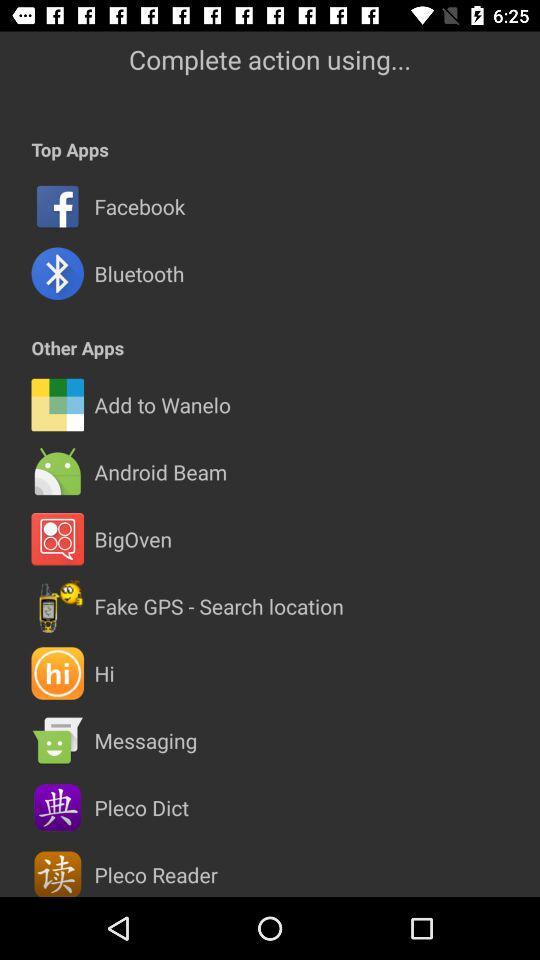  I want to click on the bluetooth, so click(138, 272).